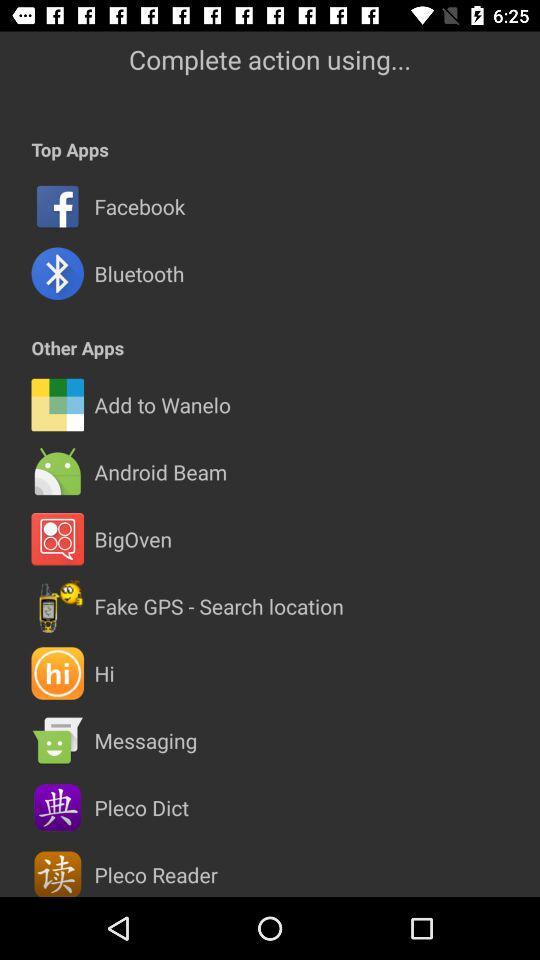  I want to click on the bluetooth, so click(138, 272).